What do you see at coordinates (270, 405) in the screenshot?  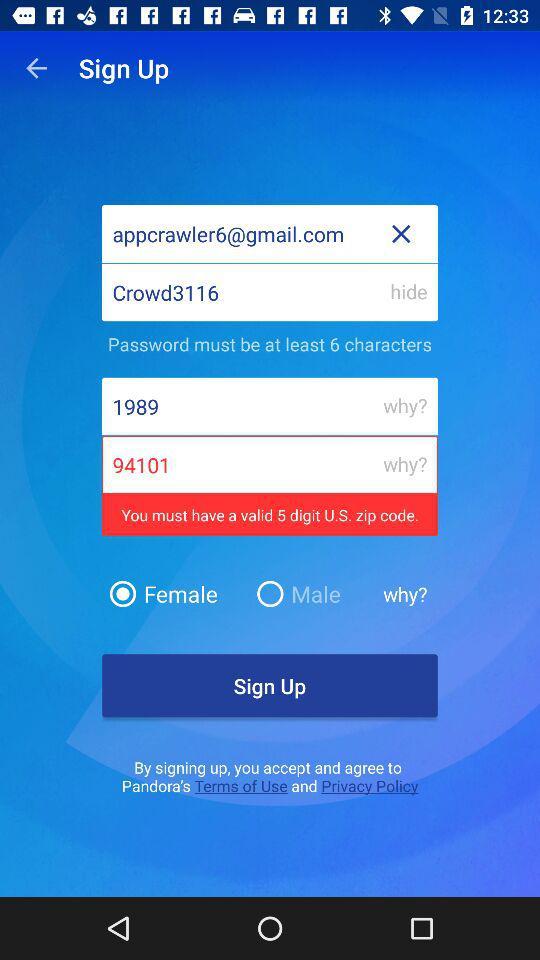 I see `the third text field` at bounding box center [270, 405].